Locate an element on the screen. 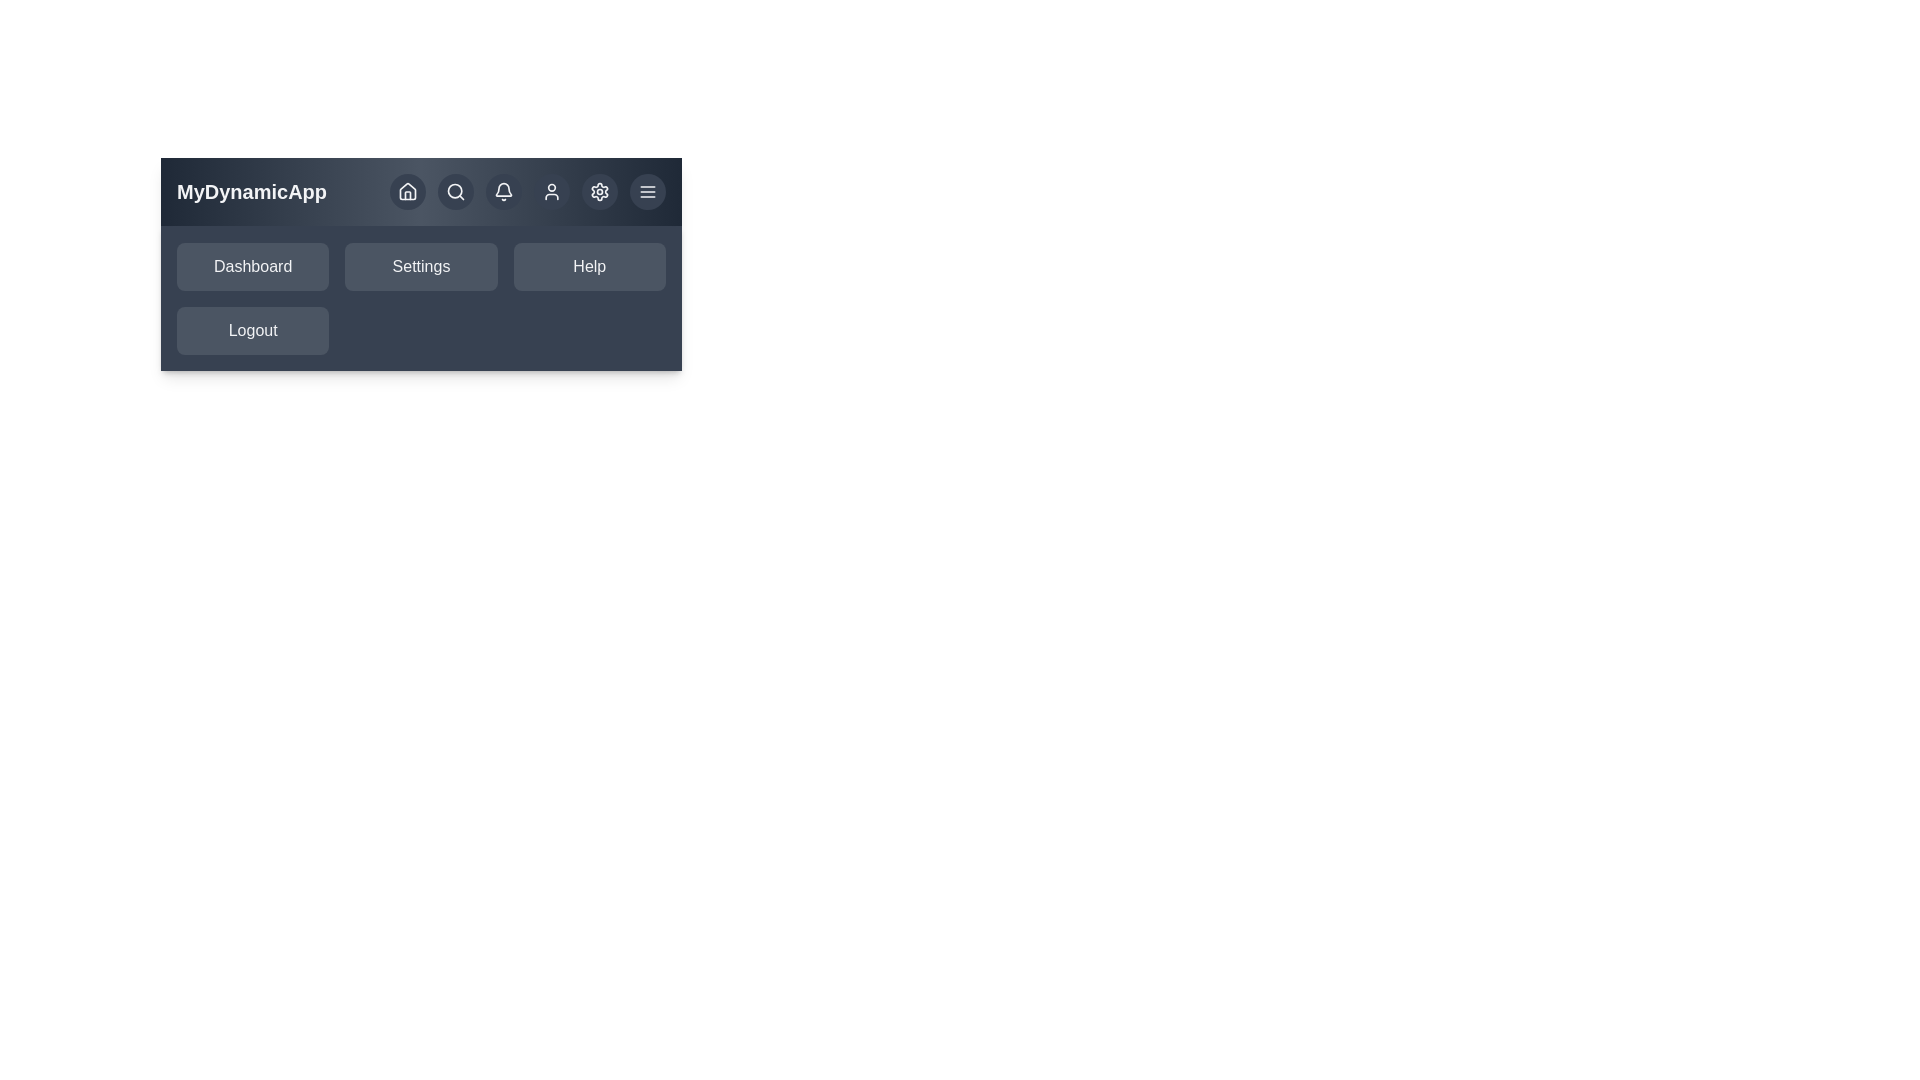 This screenshot has height=1080, width=1920. the Settings from the menu is located at coordinates (420, 265).